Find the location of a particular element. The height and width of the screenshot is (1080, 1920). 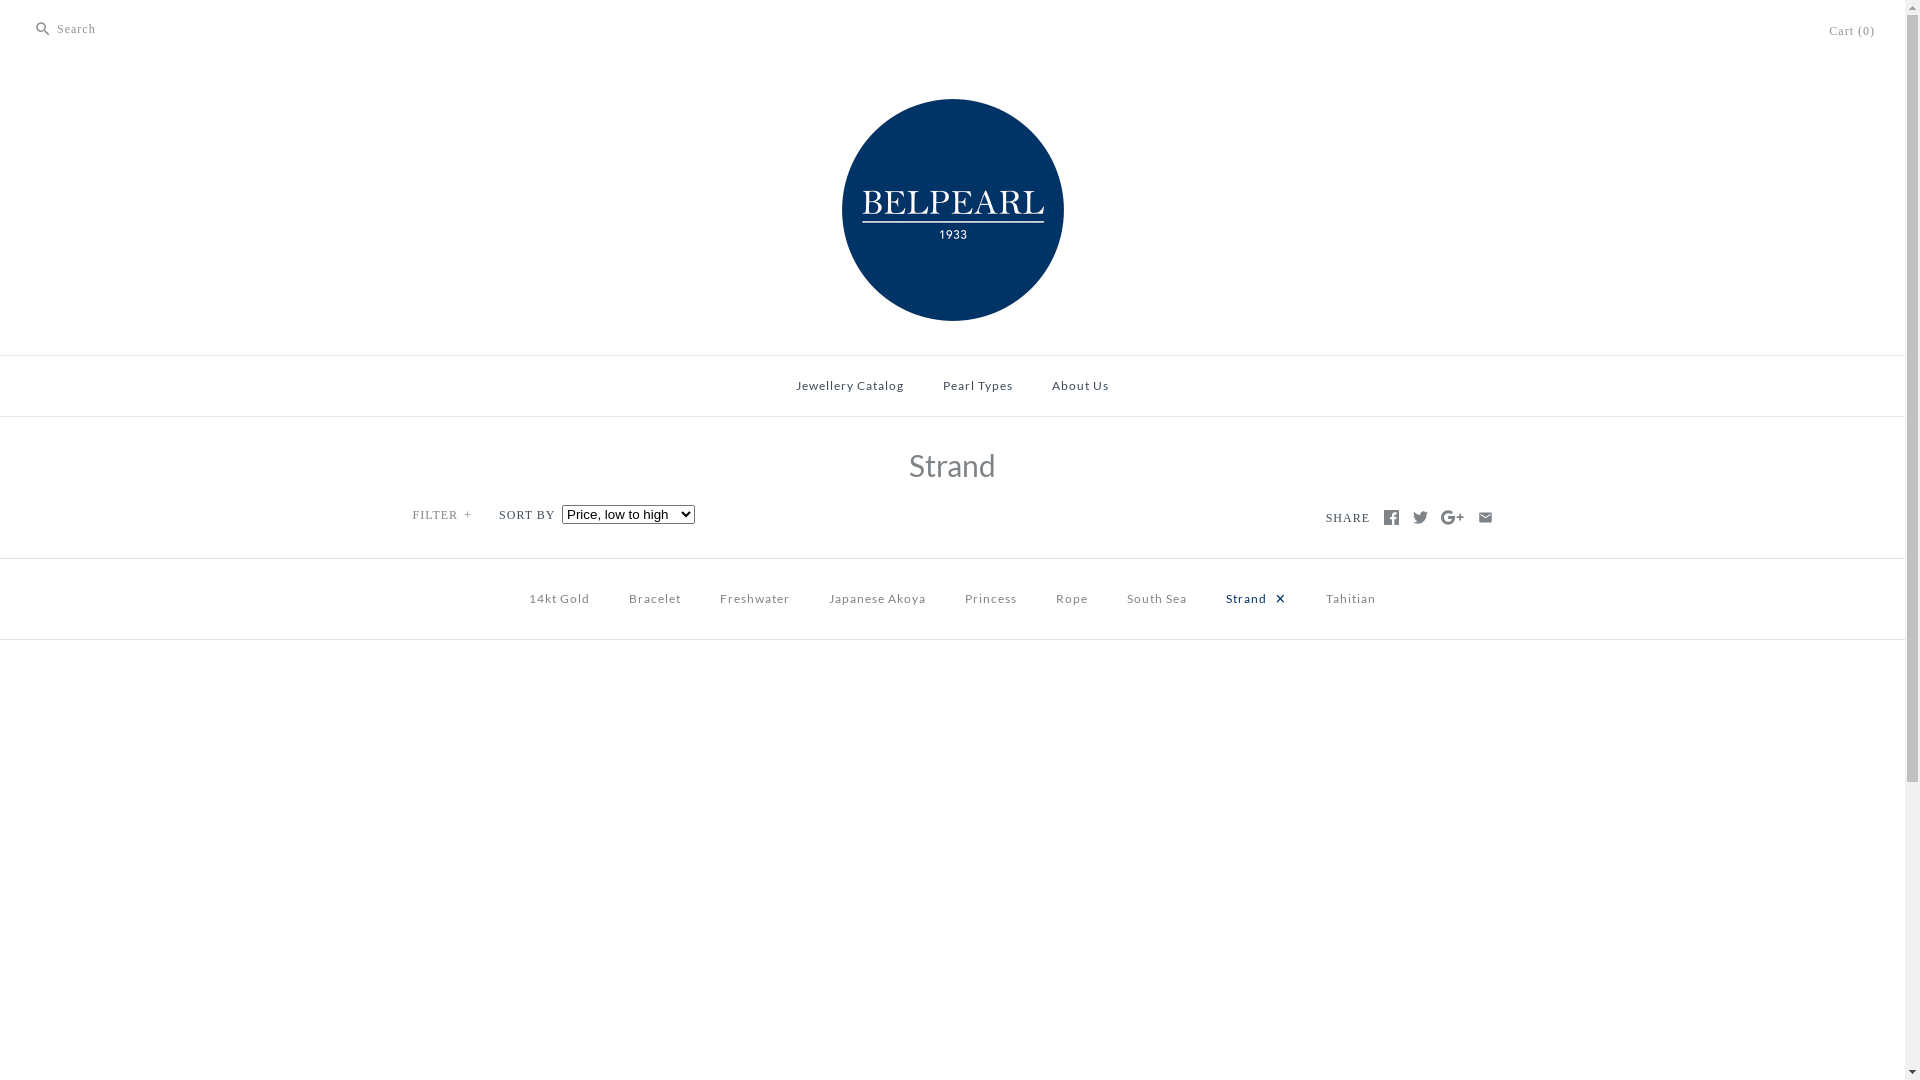

'About Us' is located at coordinates (1079, 385).